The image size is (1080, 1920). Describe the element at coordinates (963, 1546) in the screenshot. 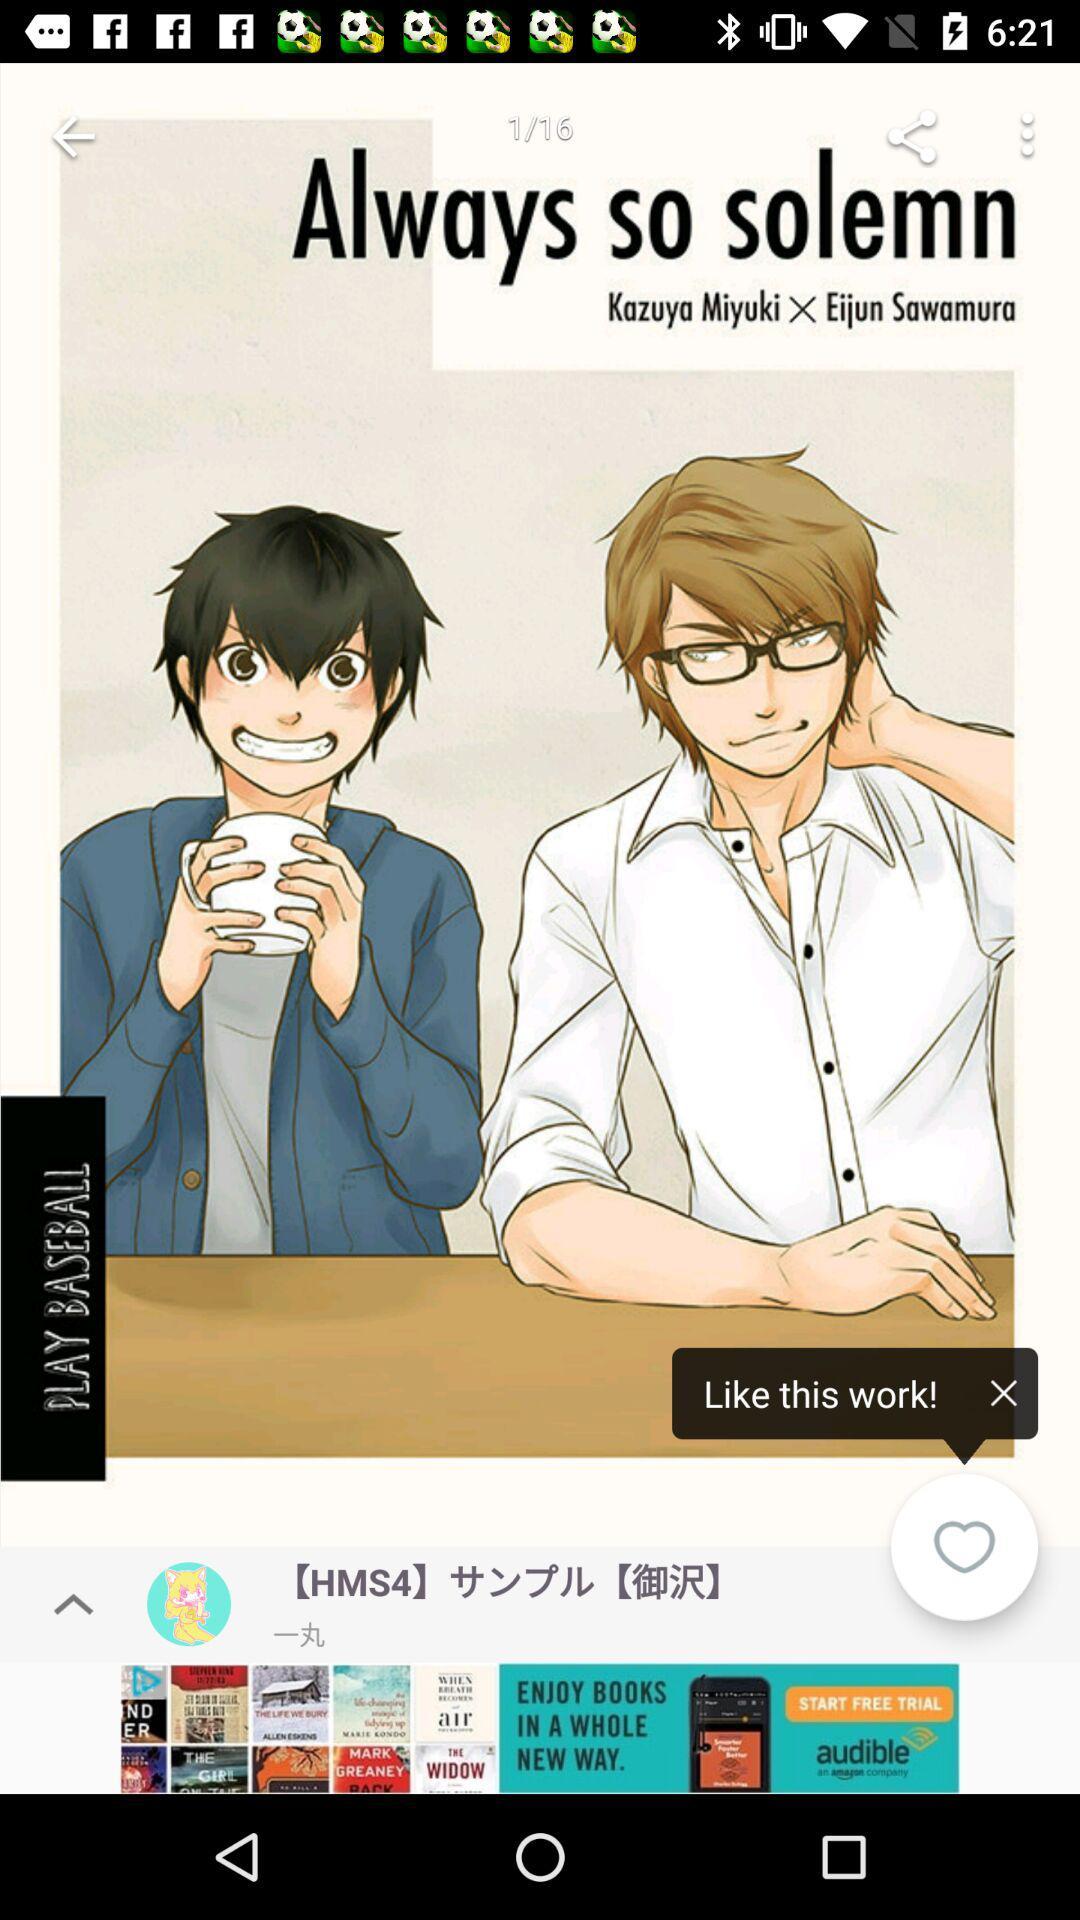

I see `the favorite icon` at that location.